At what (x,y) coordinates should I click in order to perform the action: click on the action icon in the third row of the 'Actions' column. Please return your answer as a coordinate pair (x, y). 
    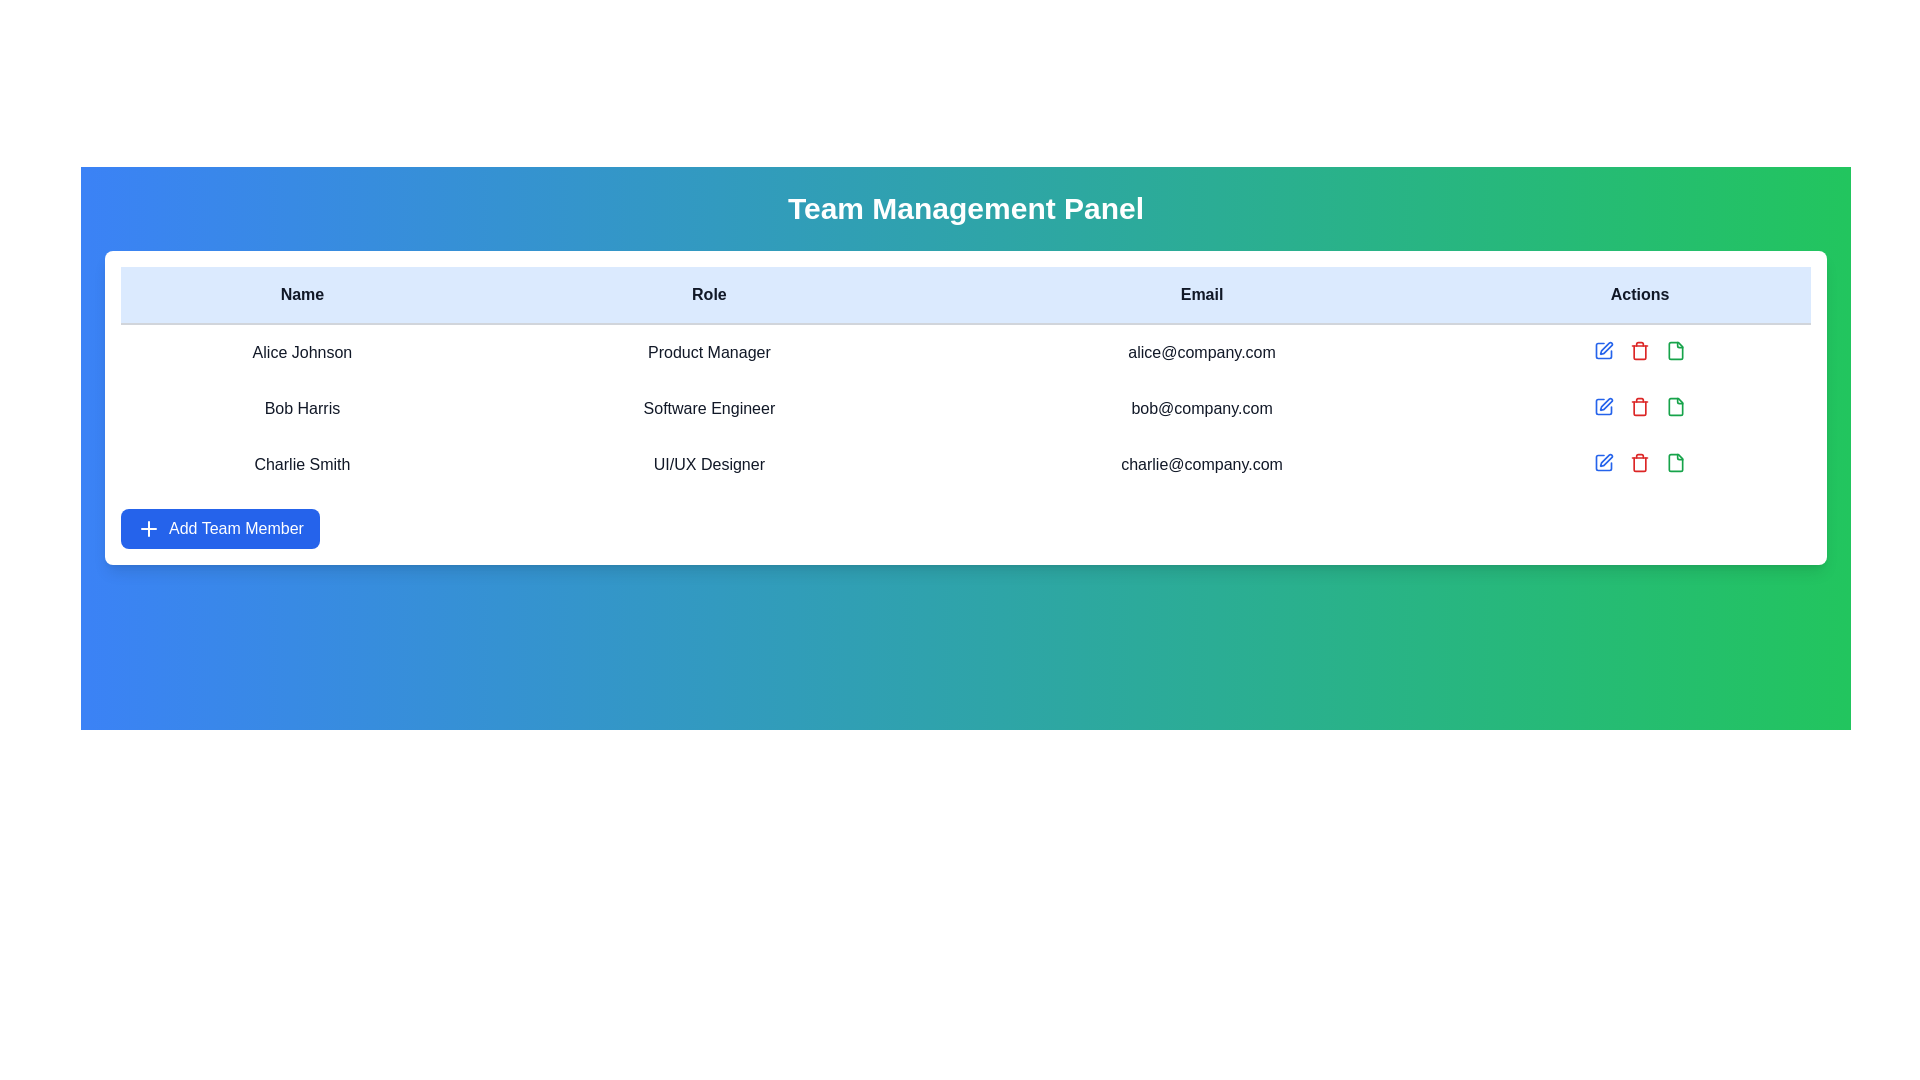
    Looking at the image, I should click on (1675, 406).